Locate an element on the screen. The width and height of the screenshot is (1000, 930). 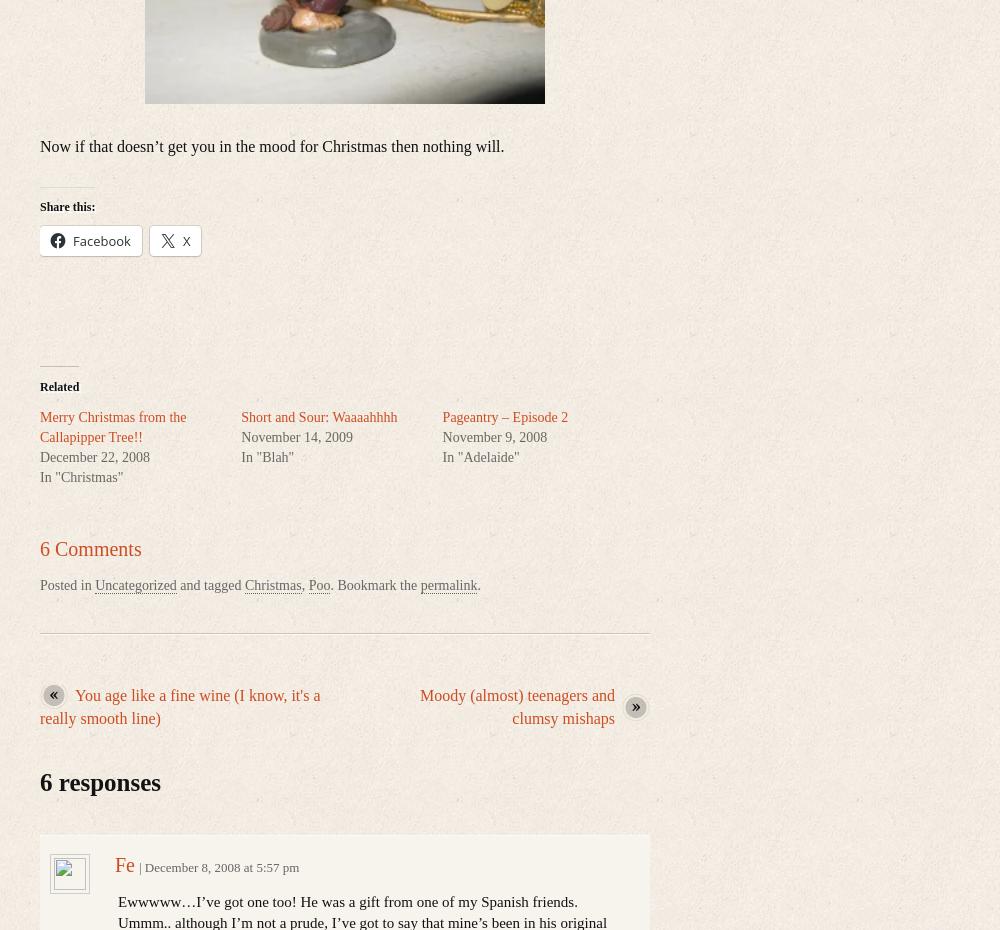
'Now if that doesn’t get you in the mood for Christmas then nothing will.' is located at coordinates (40, 146).